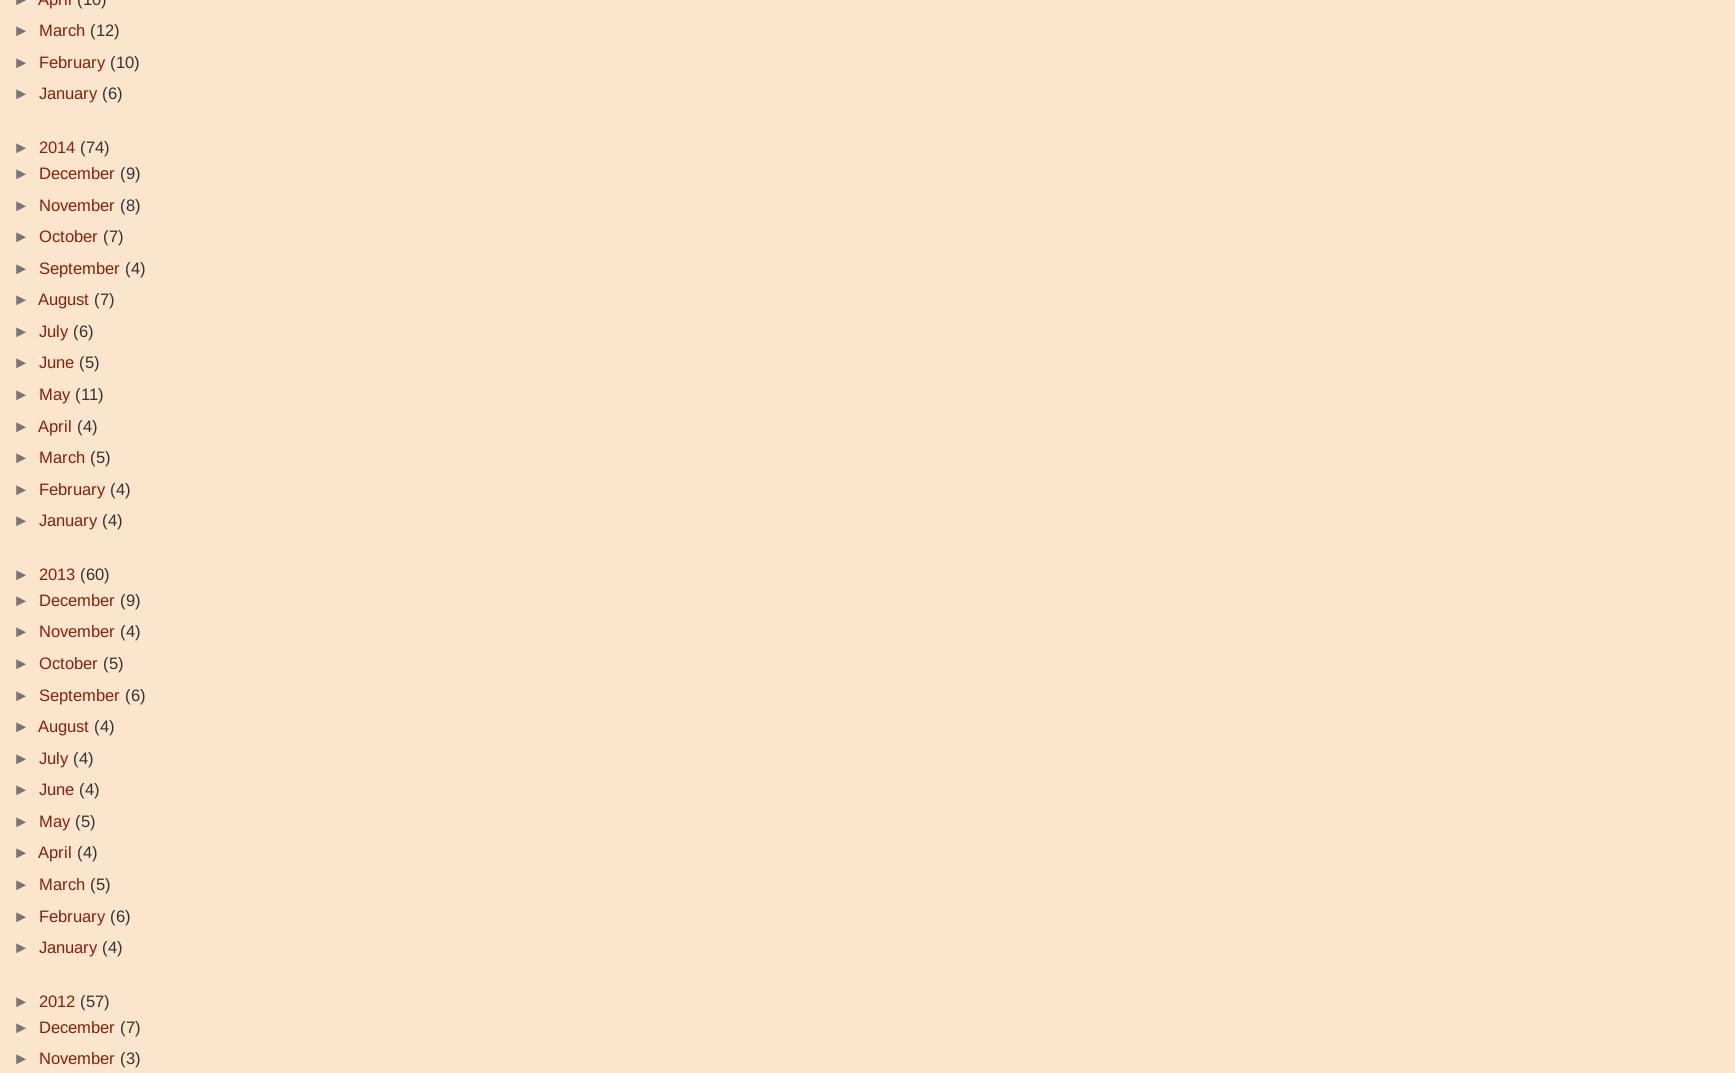 Image resolution: width=1735 pixels, height=1073 pixels. What do you see at coordinates (95, 1000) in the screenshot?
I see `'(57)'` at bounding box center [95, 1000].